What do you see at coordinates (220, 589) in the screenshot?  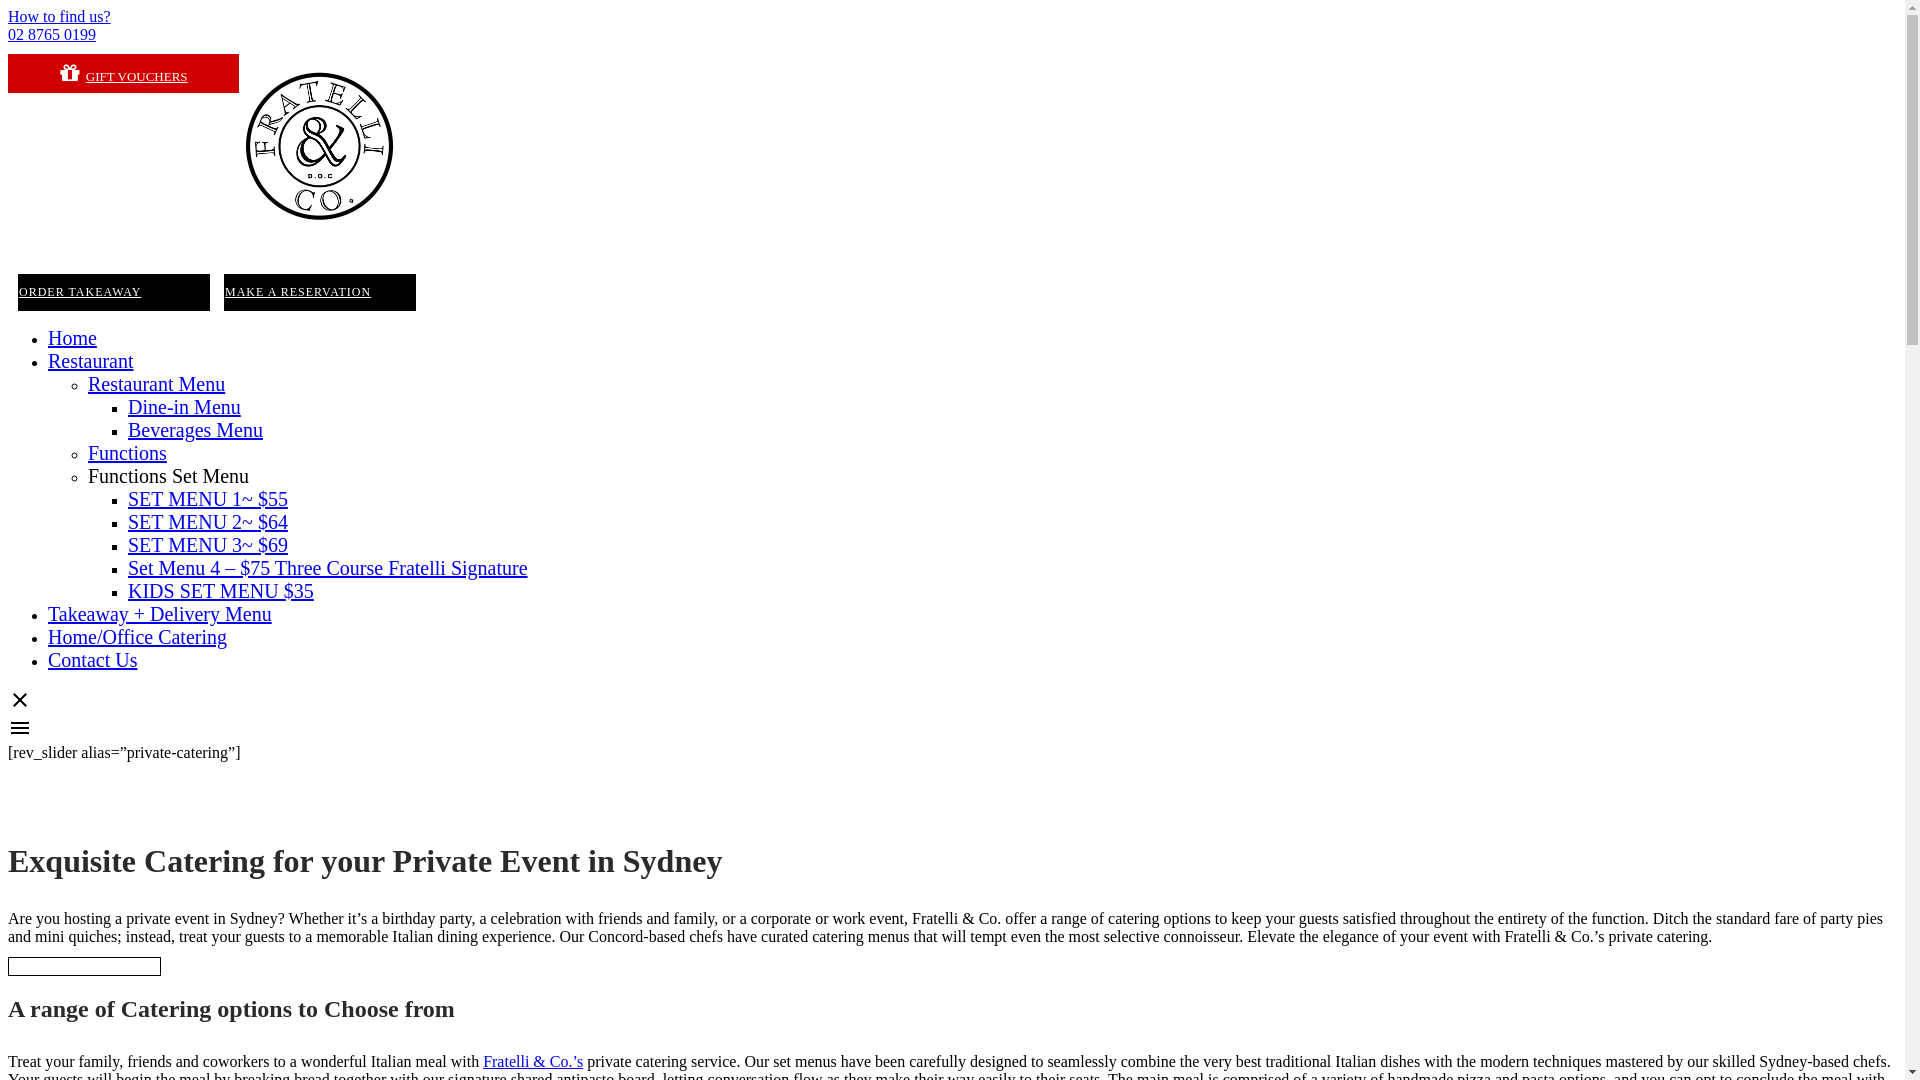 I see `'KIDS SET MENU $35'` at bounding box center [220, 589].